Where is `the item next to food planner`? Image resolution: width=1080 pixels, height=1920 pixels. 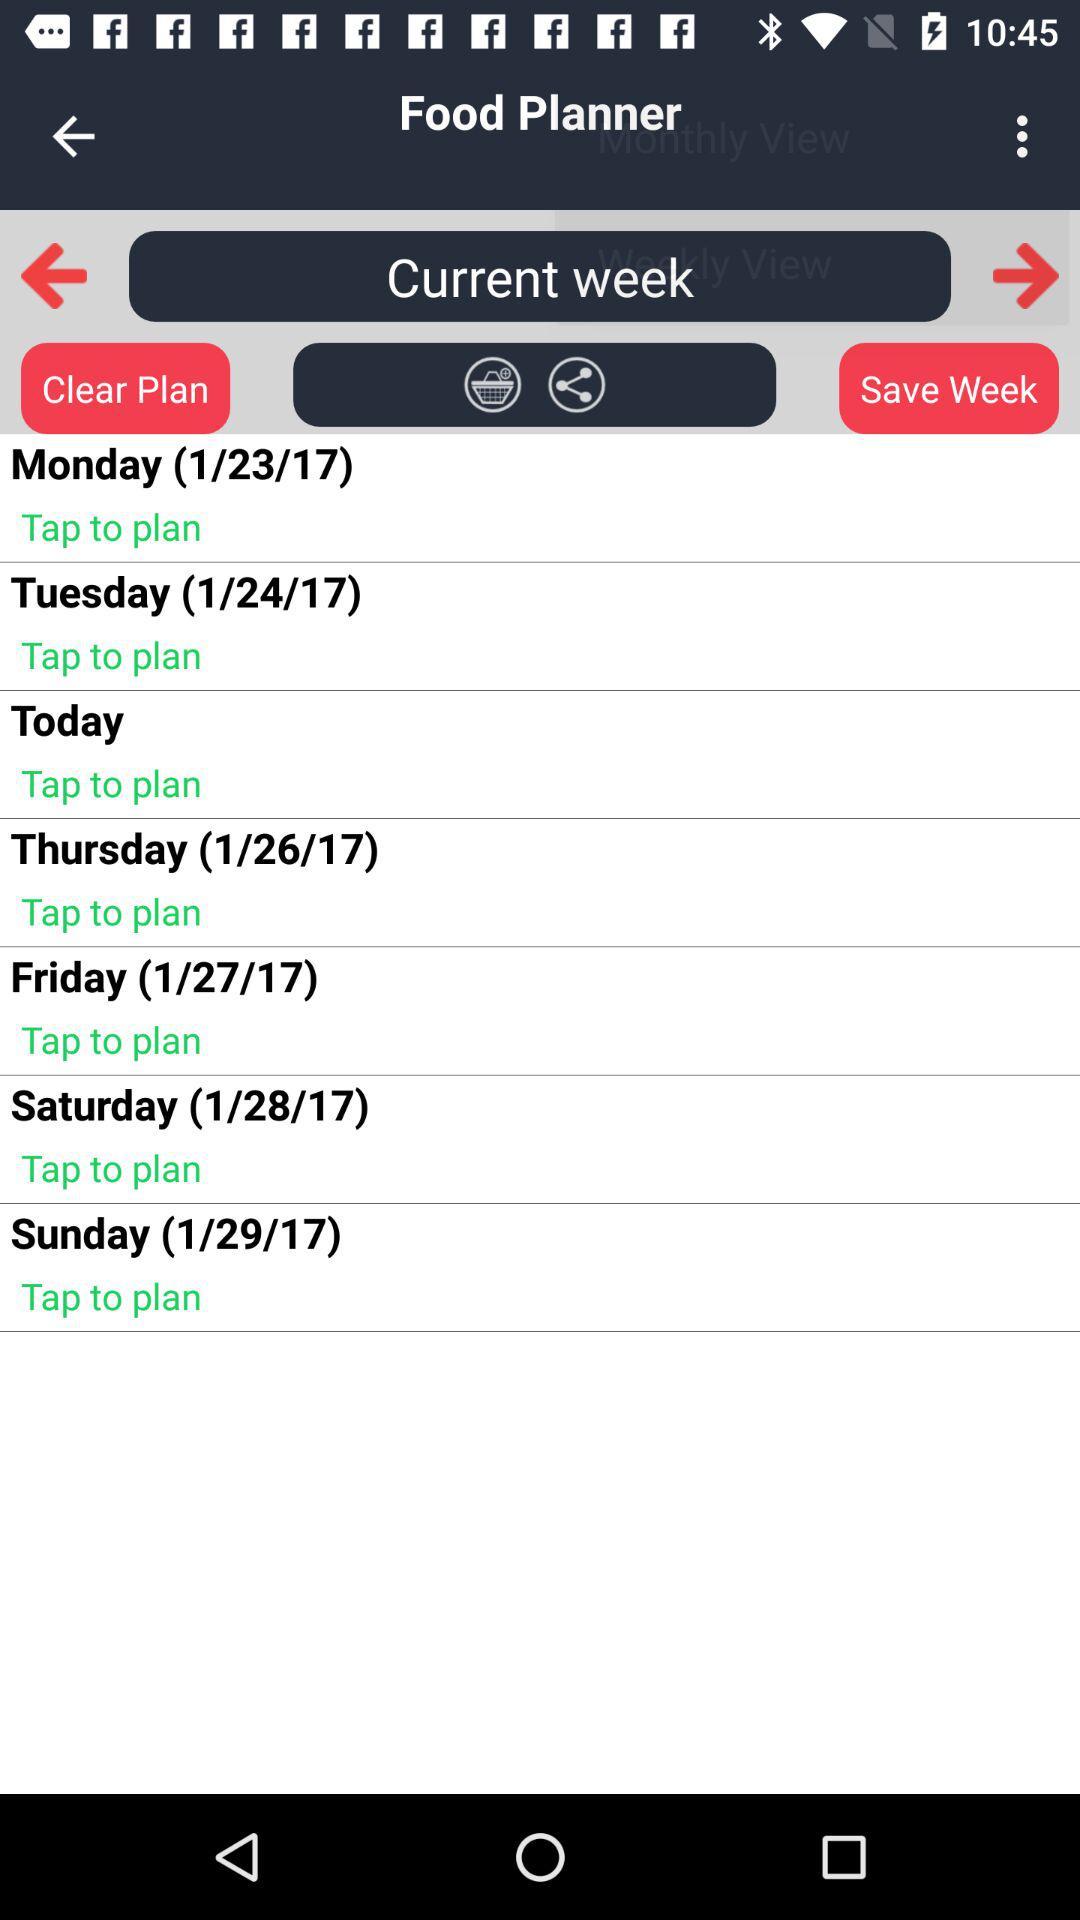
the item next to food planner is located at coordinates (1027, 135).